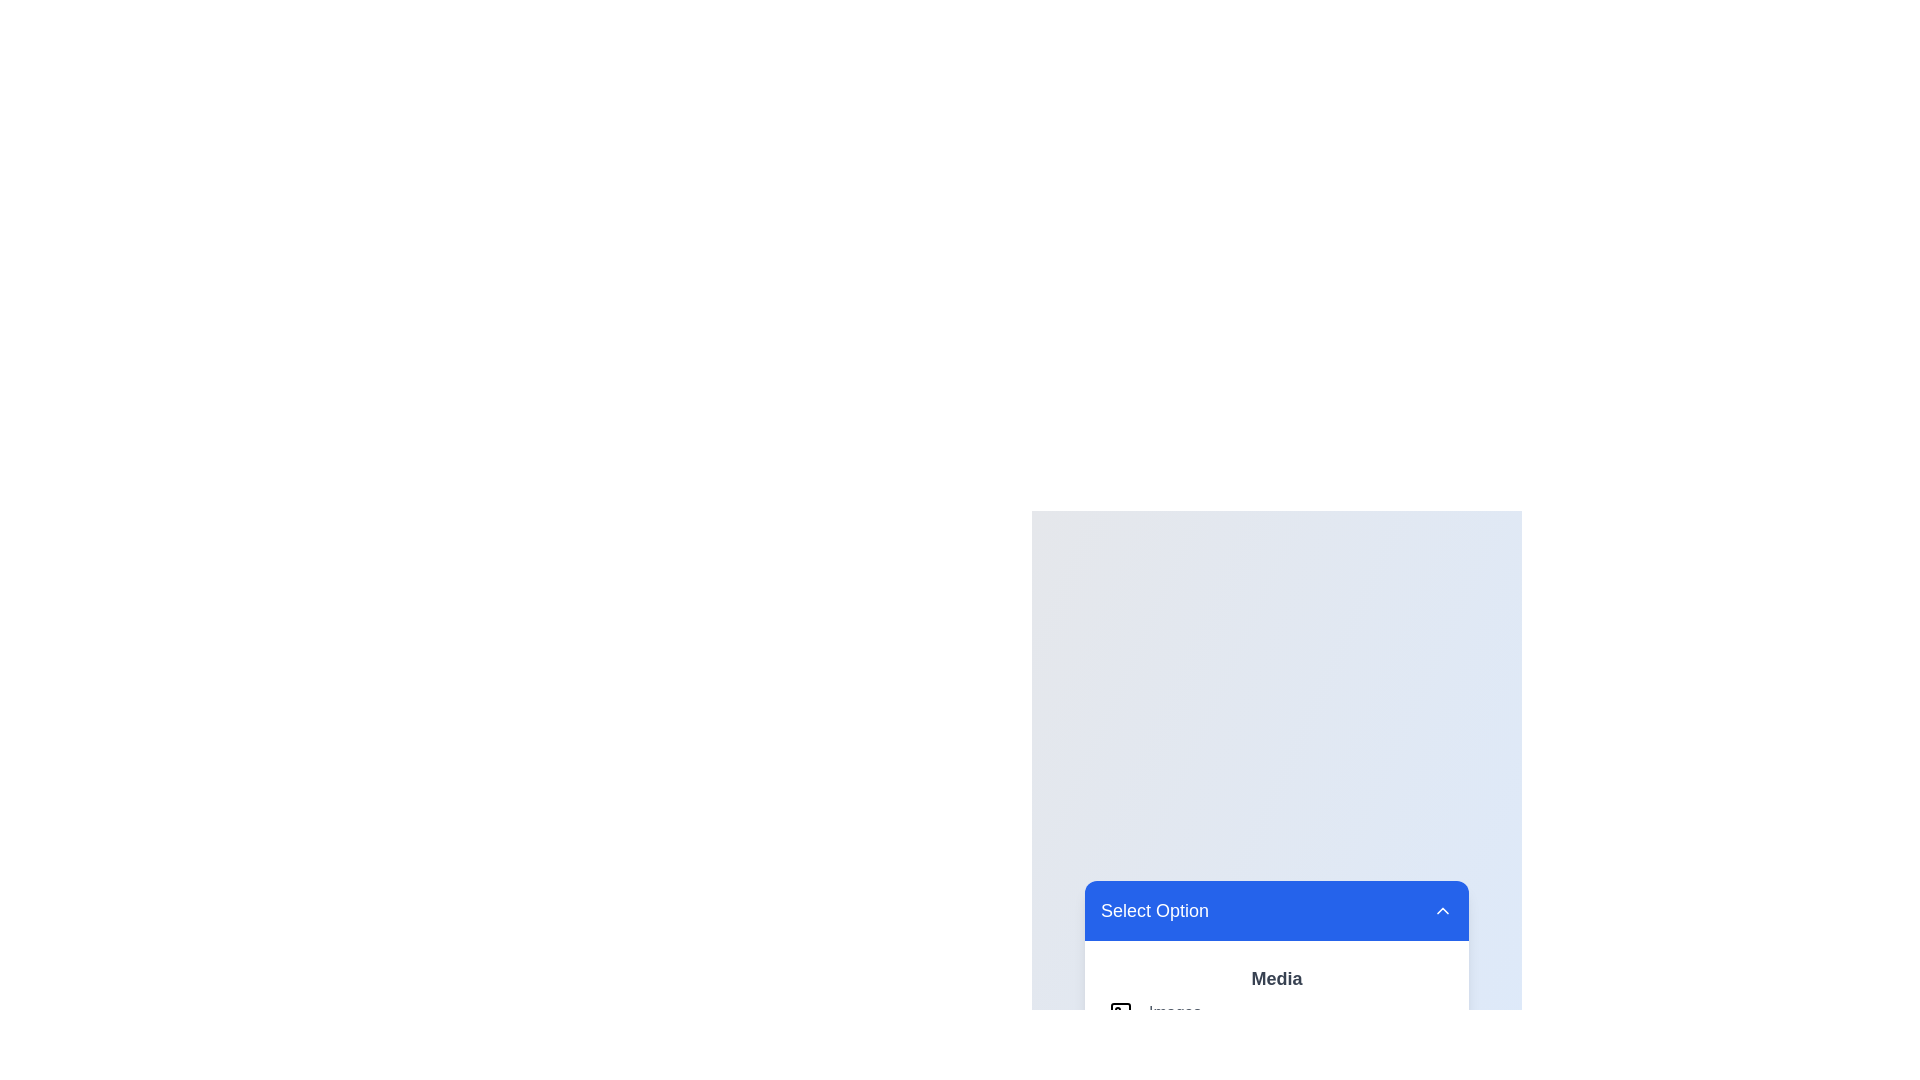 This screenshot has width=1920, height=1080. I want to click on the 24x24 pixel icon depicting a simplified image symbol, which is the leftmost visual next to the label 'Images', so click(1121, 1011).